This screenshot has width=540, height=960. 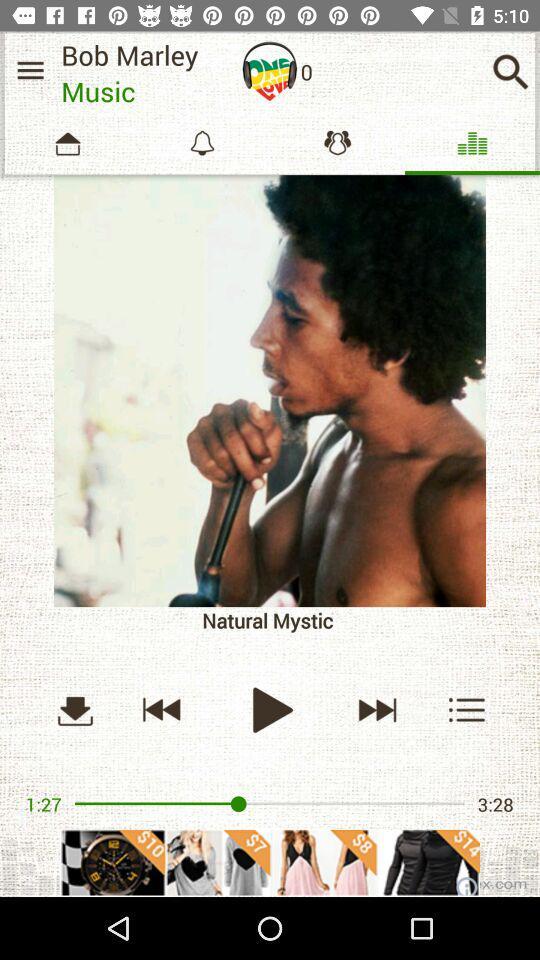 What do you see at coordinates (29, 70) in the screenshot?
I see `menu` at bounding box center [29, 70].